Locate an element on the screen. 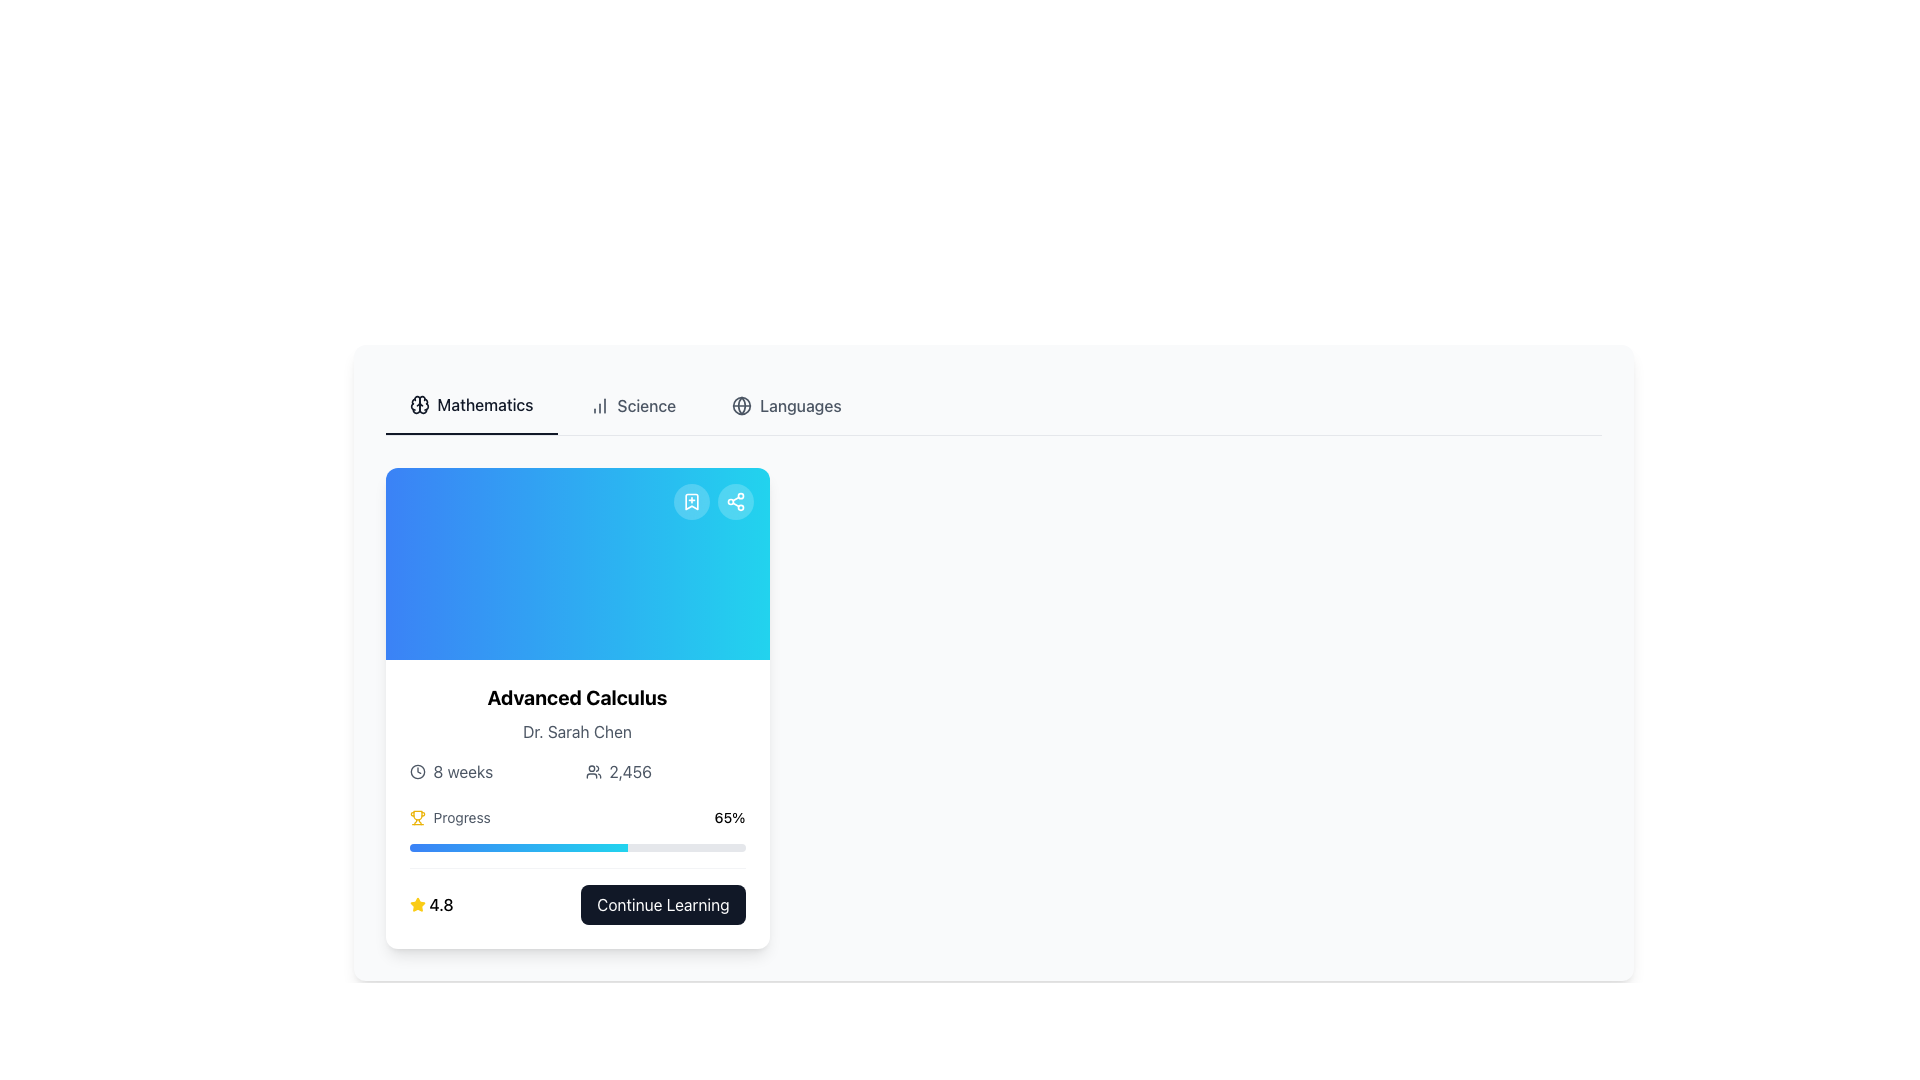 Image resolution: width=1920 pixels, height=1080 pixels. displayed percentage text '65%' which is styled in a medium-weight font and positioned at the bottom right of the card interface, adjacent to the progress bar is located at coordinates (728, 817).